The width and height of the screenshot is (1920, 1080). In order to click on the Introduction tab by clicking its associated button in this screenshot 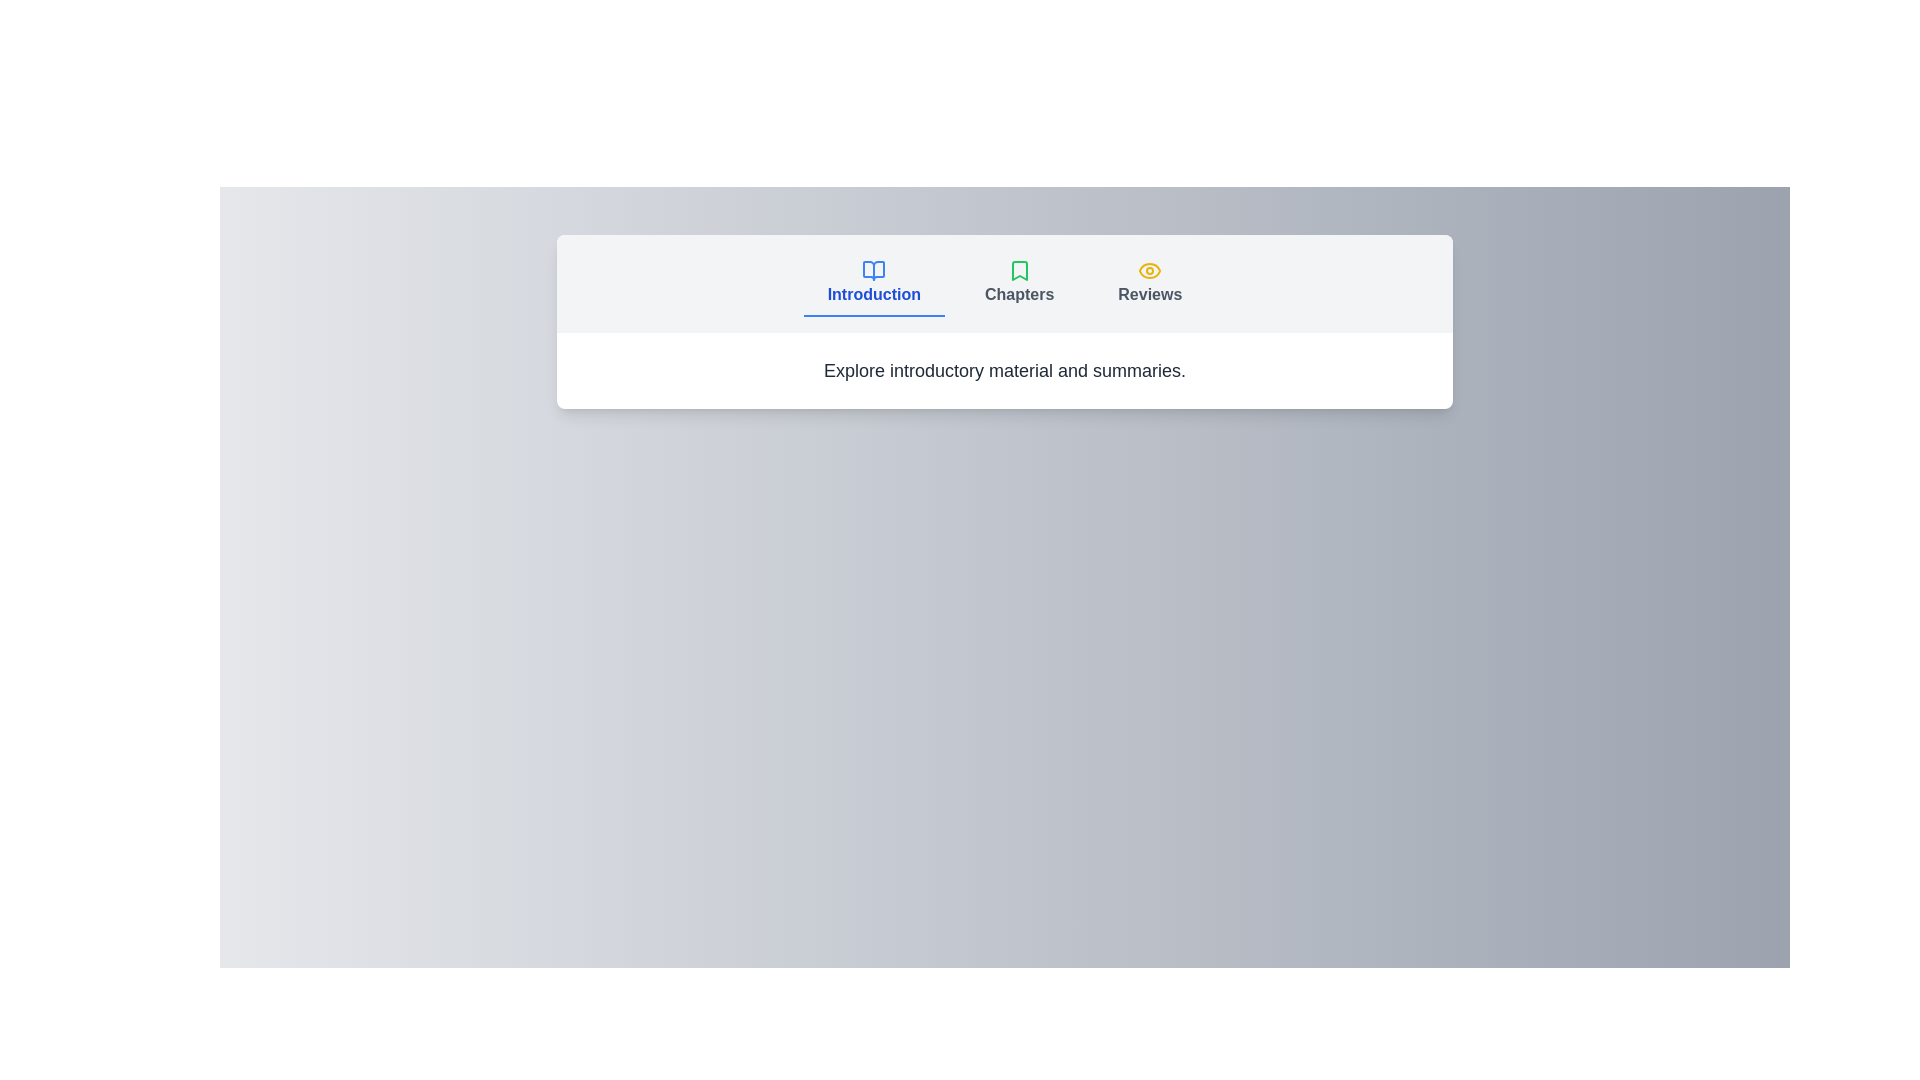, I will do `click(874, 284)`.